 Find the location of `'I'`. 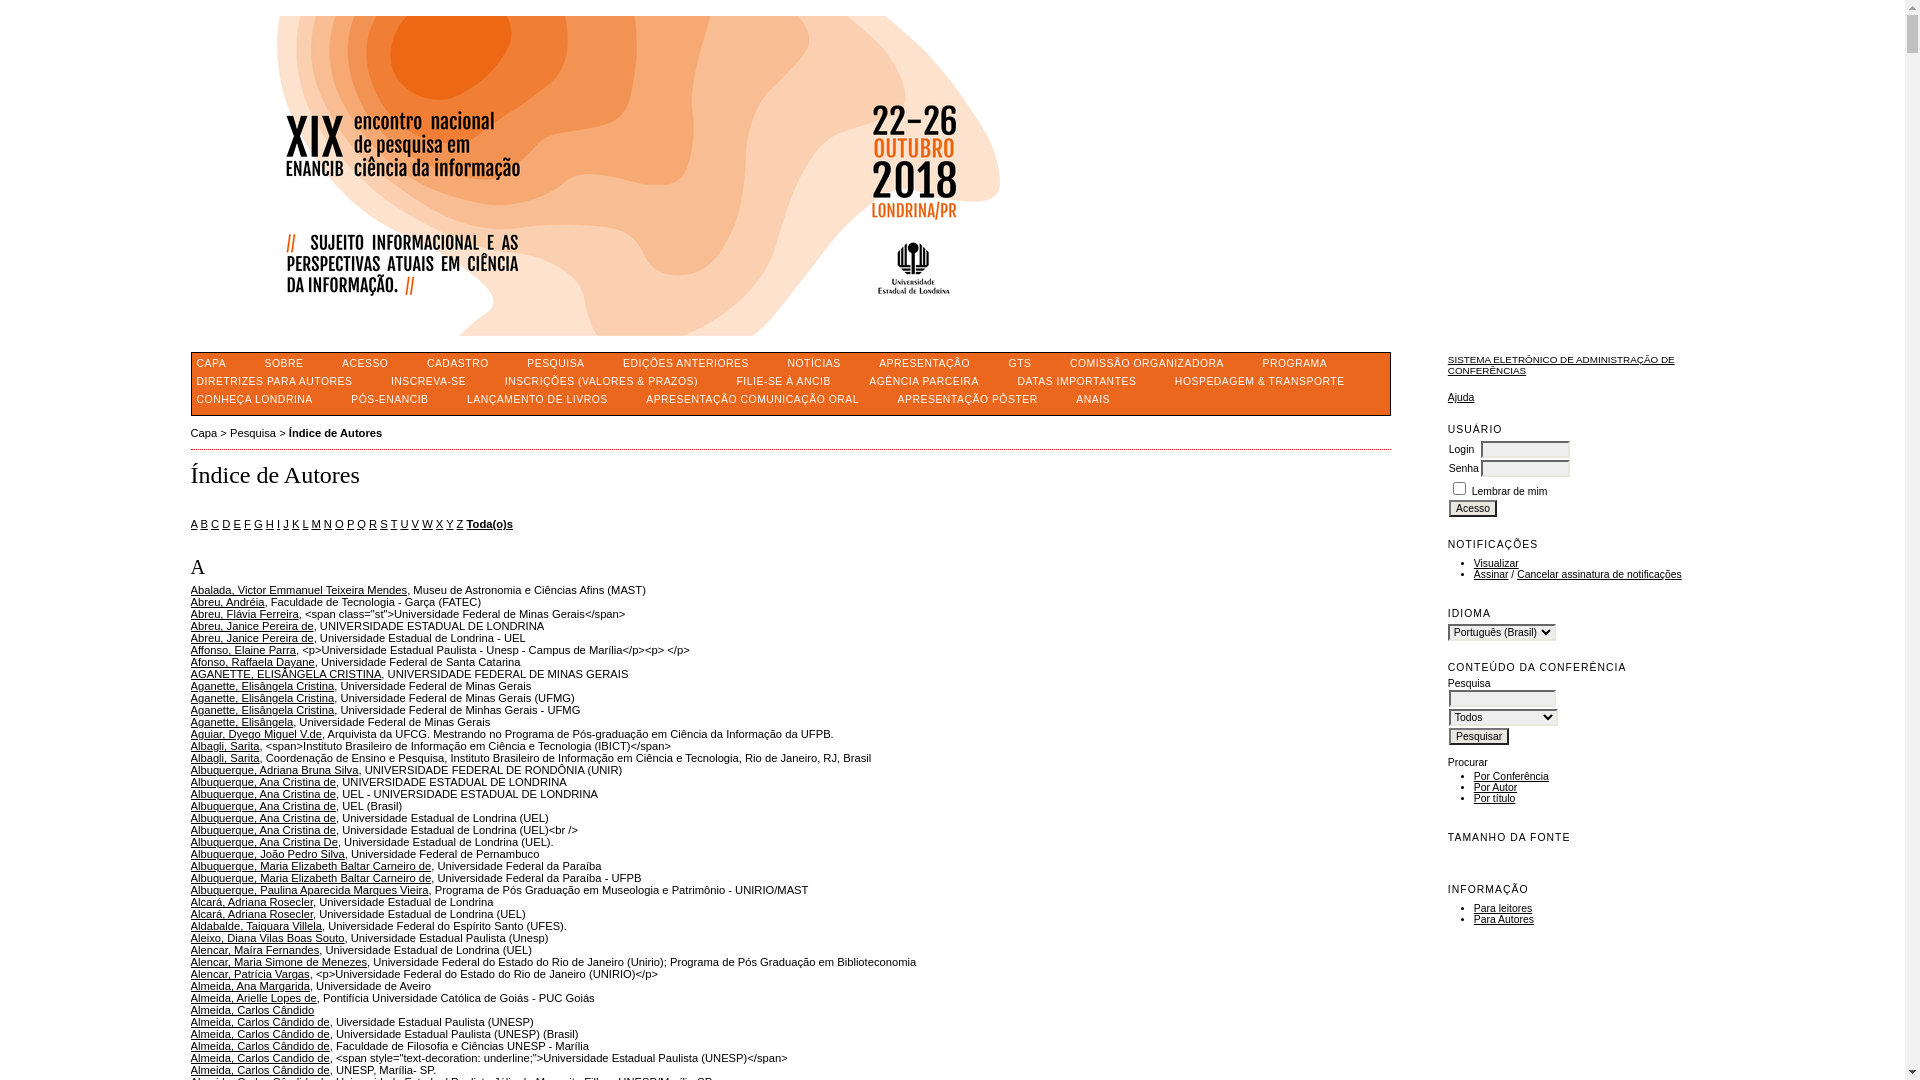

'I' is located at coordinates (277, 523).